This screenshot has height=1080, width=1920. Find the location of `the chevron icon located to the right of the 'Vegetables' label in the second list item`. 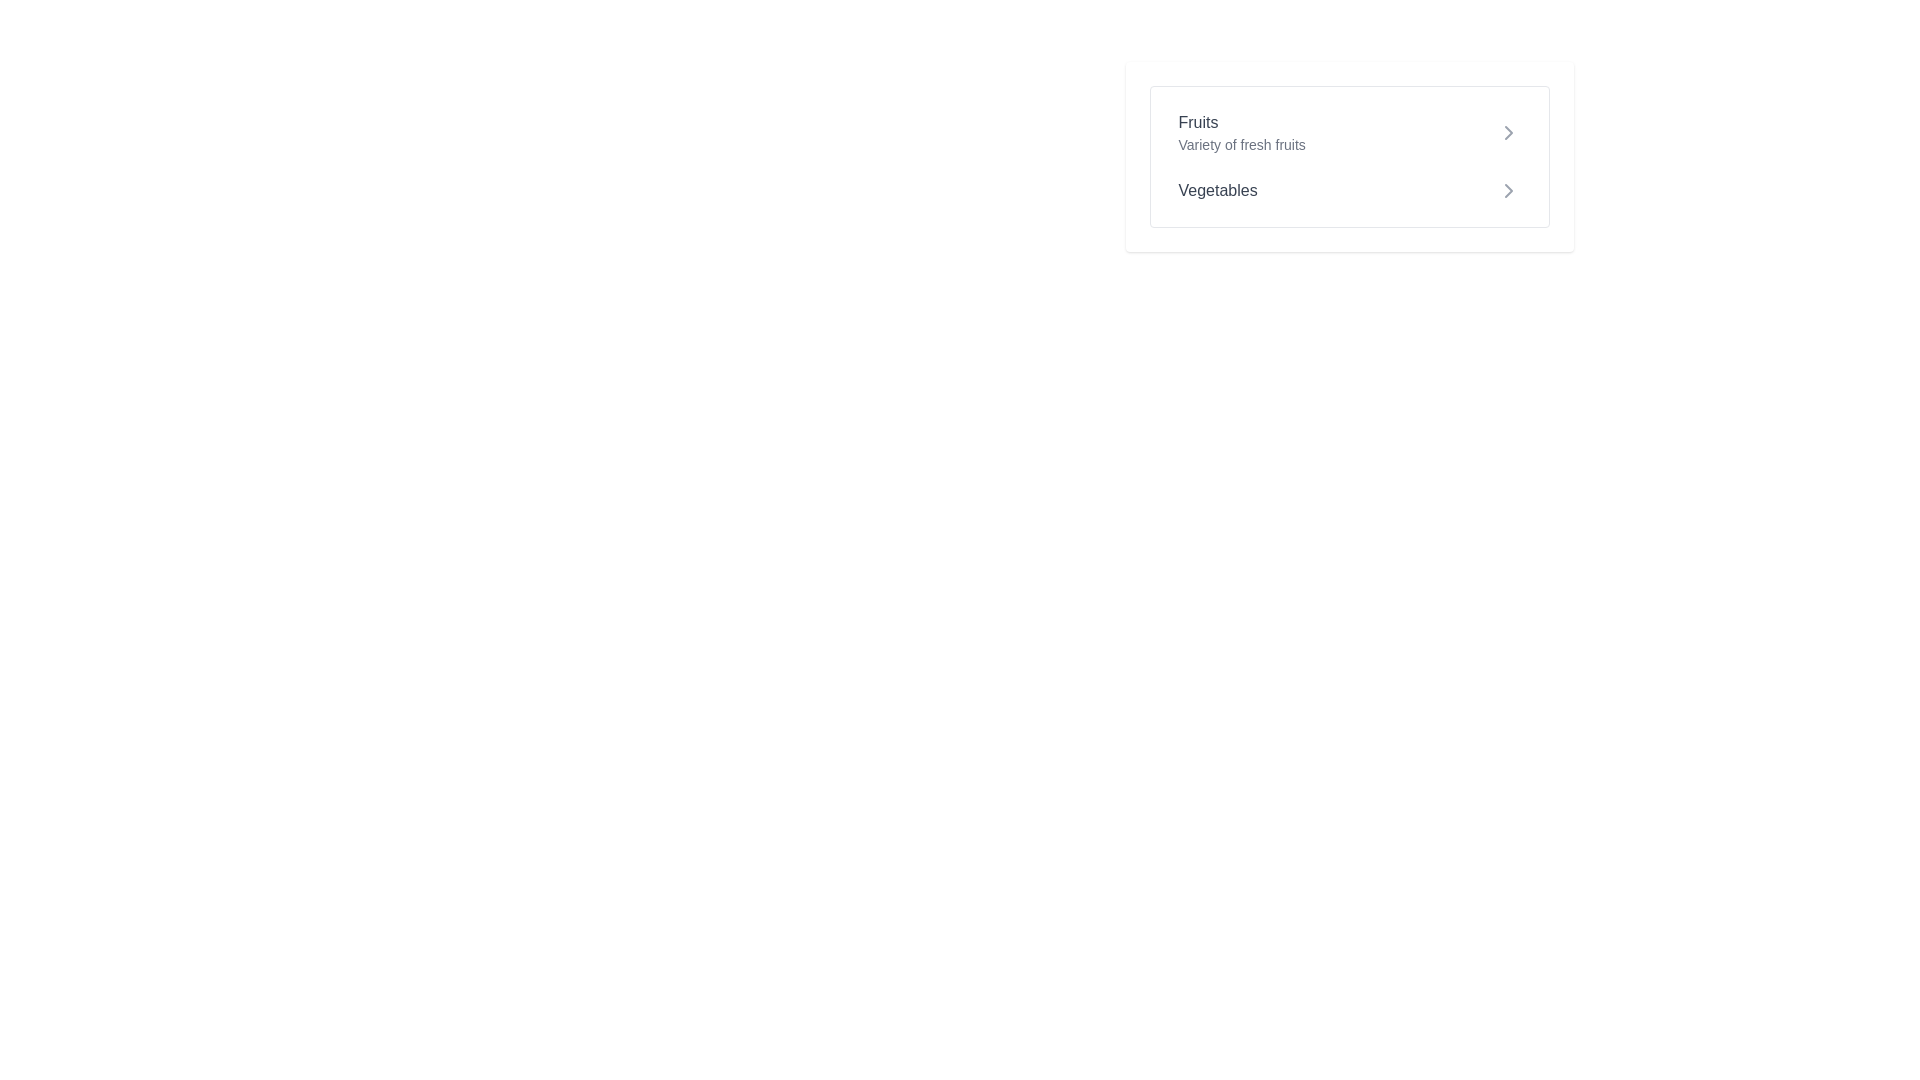

the chevron icon located to the right of the 'Vegetables' label in the second list item is located at coordinates (1508, 191).